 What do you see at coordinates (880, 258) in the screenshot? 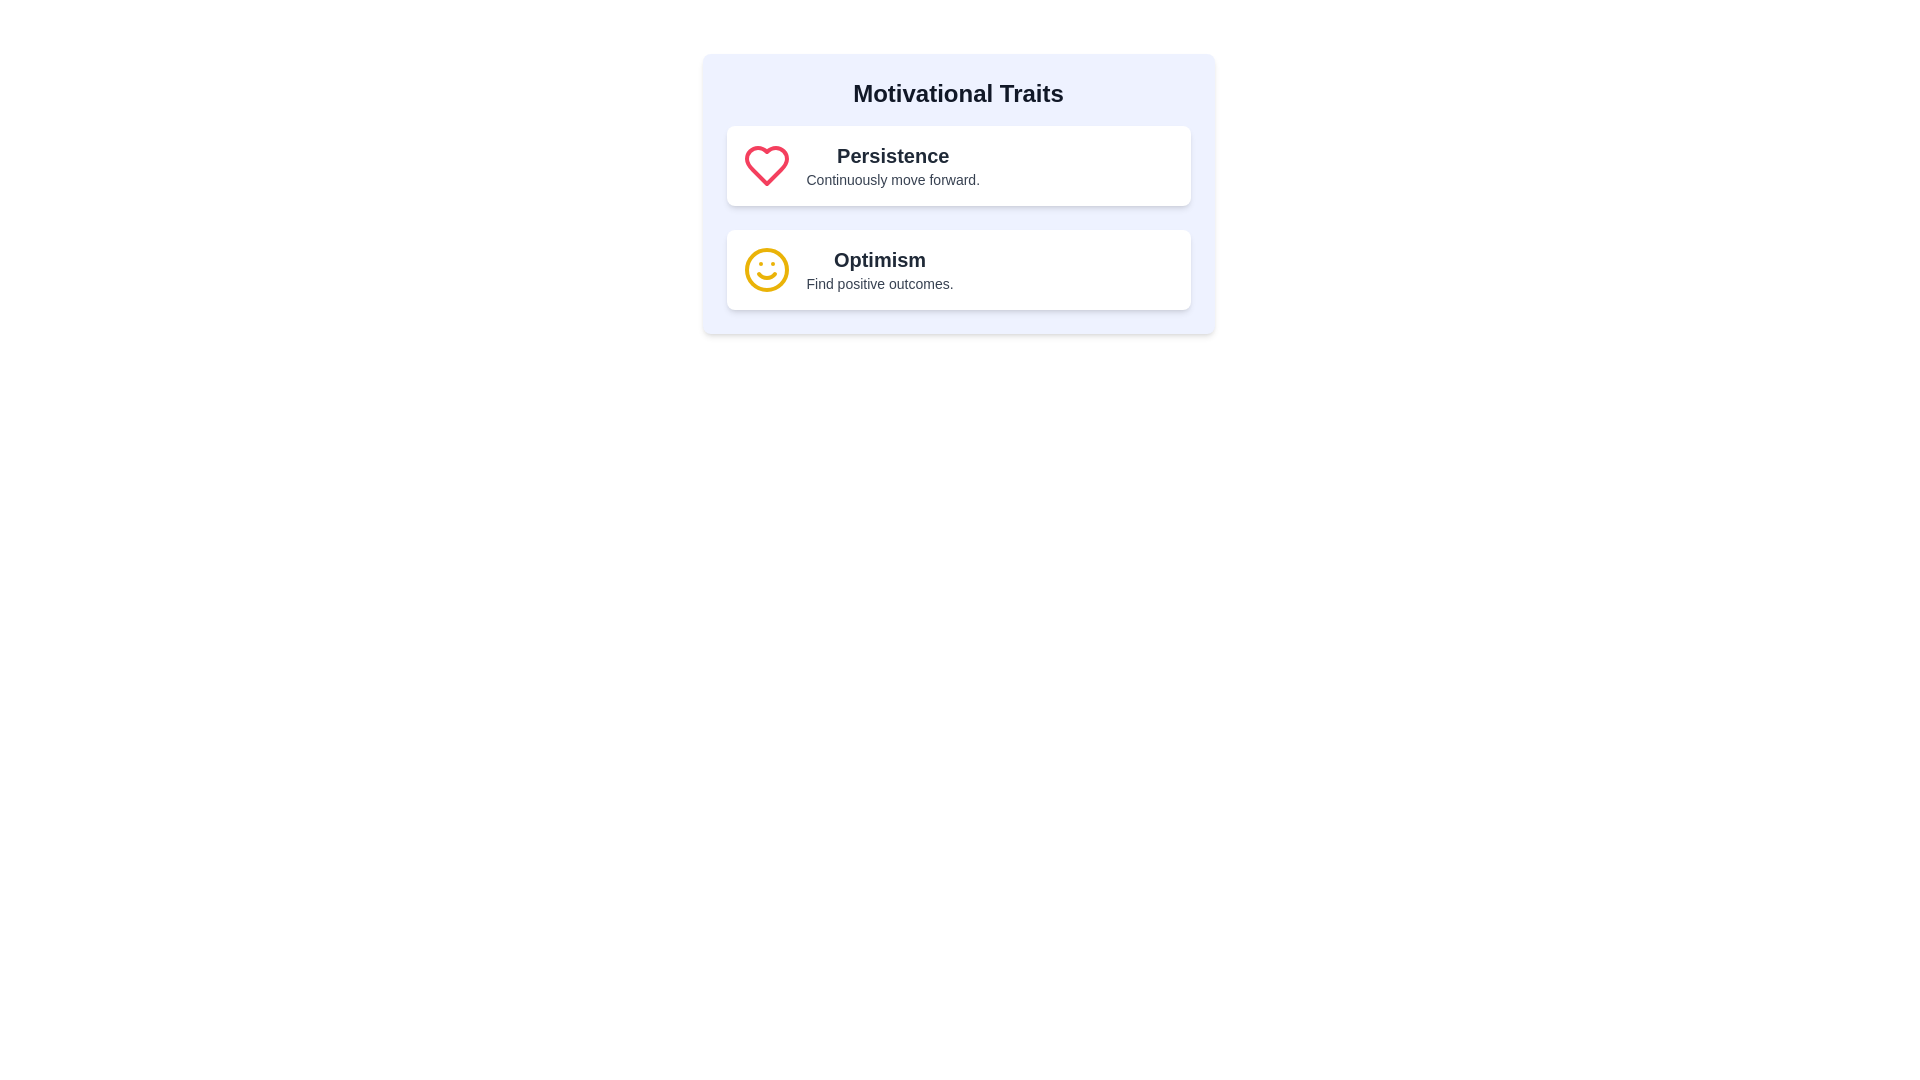
I see `the title text indicating the name of the motivational trait located in the bottom trait card, above the descriptive text 'Find positive outcomes.'` at bounding box center [880, 258].